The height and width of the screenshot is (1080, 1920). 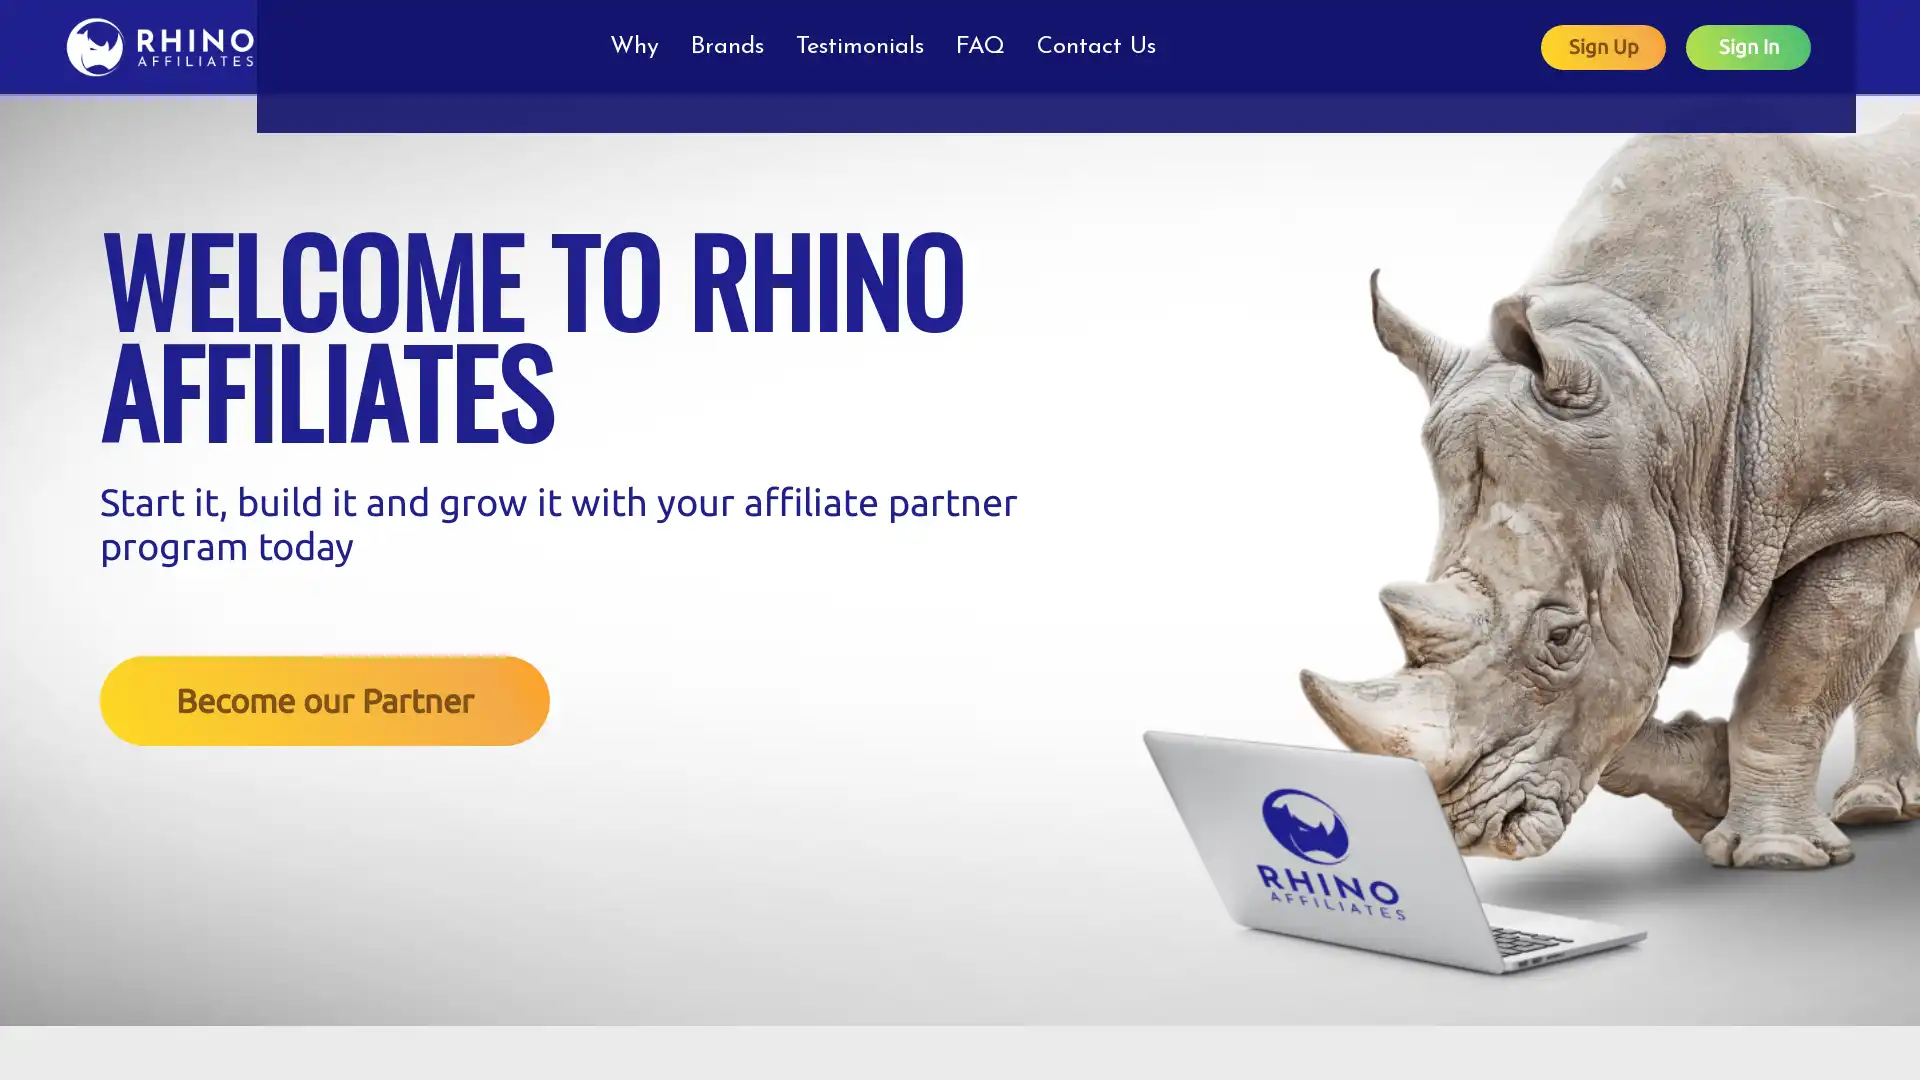 What do you see at coordinates (1793, 45) in the screenshot?
I see `Sign In` at bounding box center [1793, 45].